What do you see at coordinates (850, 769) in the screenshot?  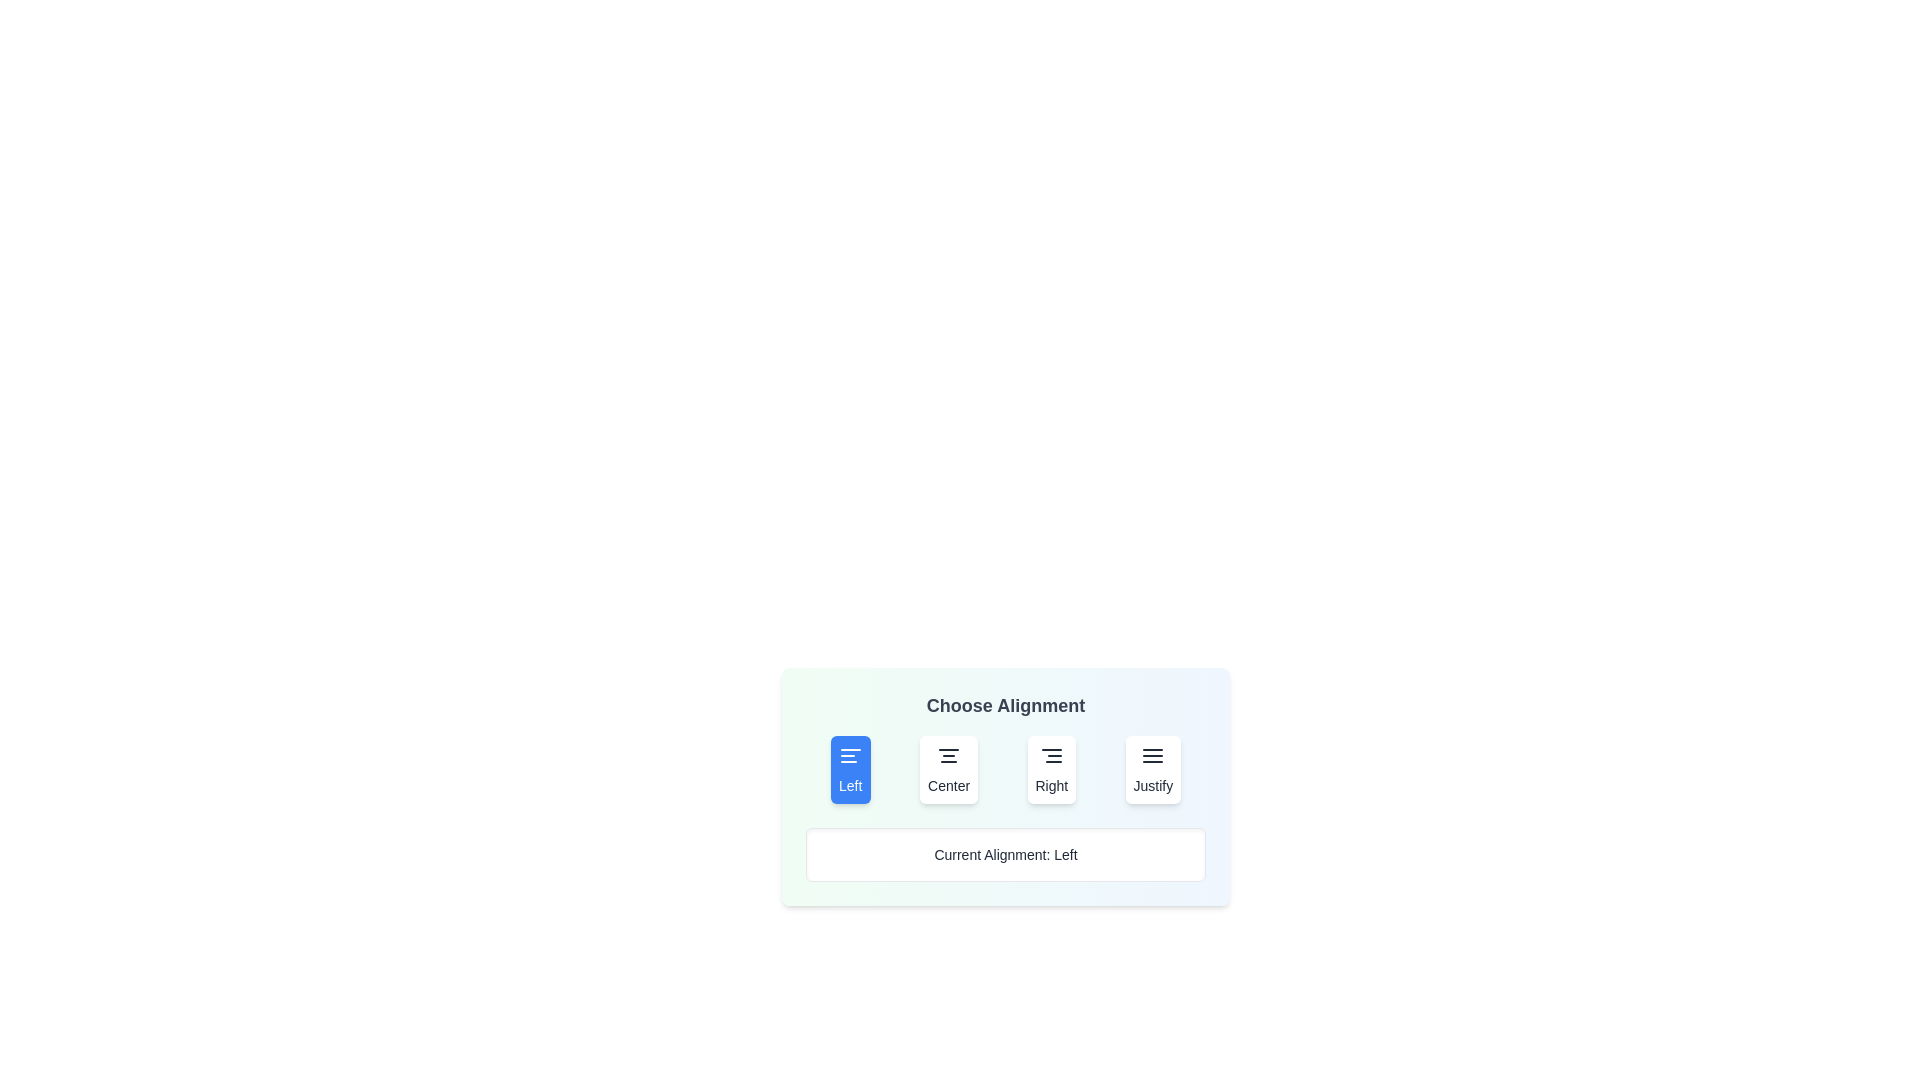 I see `the button labeled Left to observe its hover effect` at bounding box center [850, 769].